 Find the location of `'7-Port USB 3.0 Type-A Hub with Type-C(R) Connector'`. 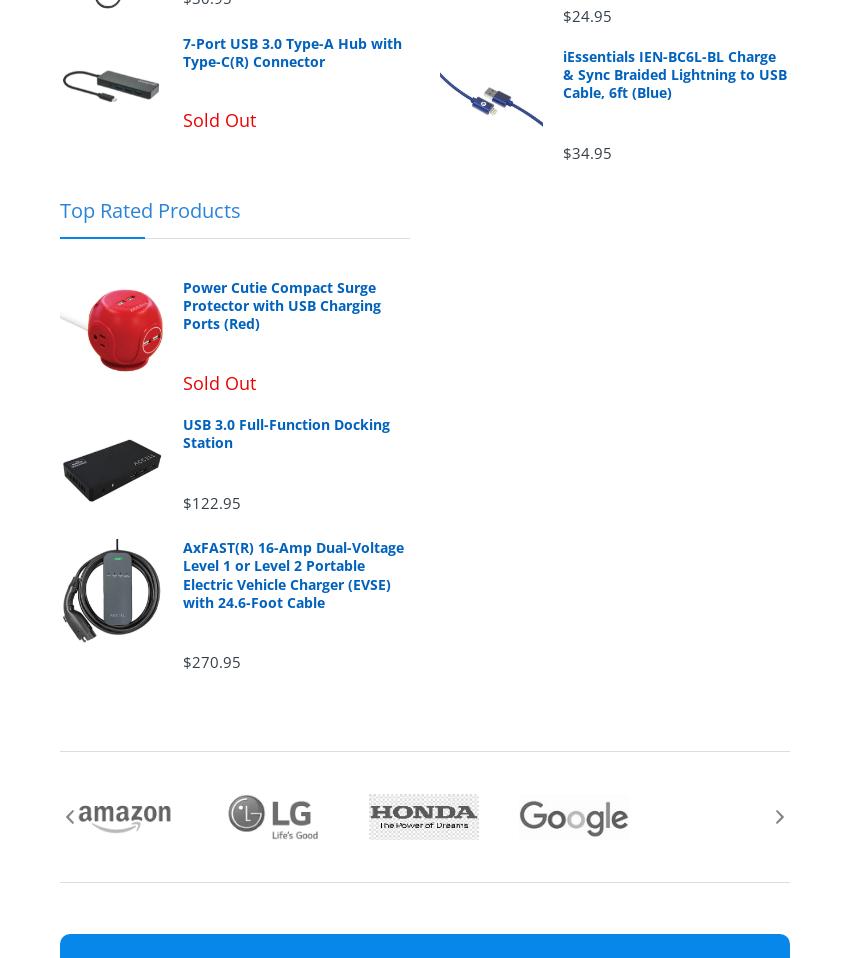

'7-Port USB 3.0 Type-A Hub with Type-C(R) Connector' is located at coordinates (291, 50).